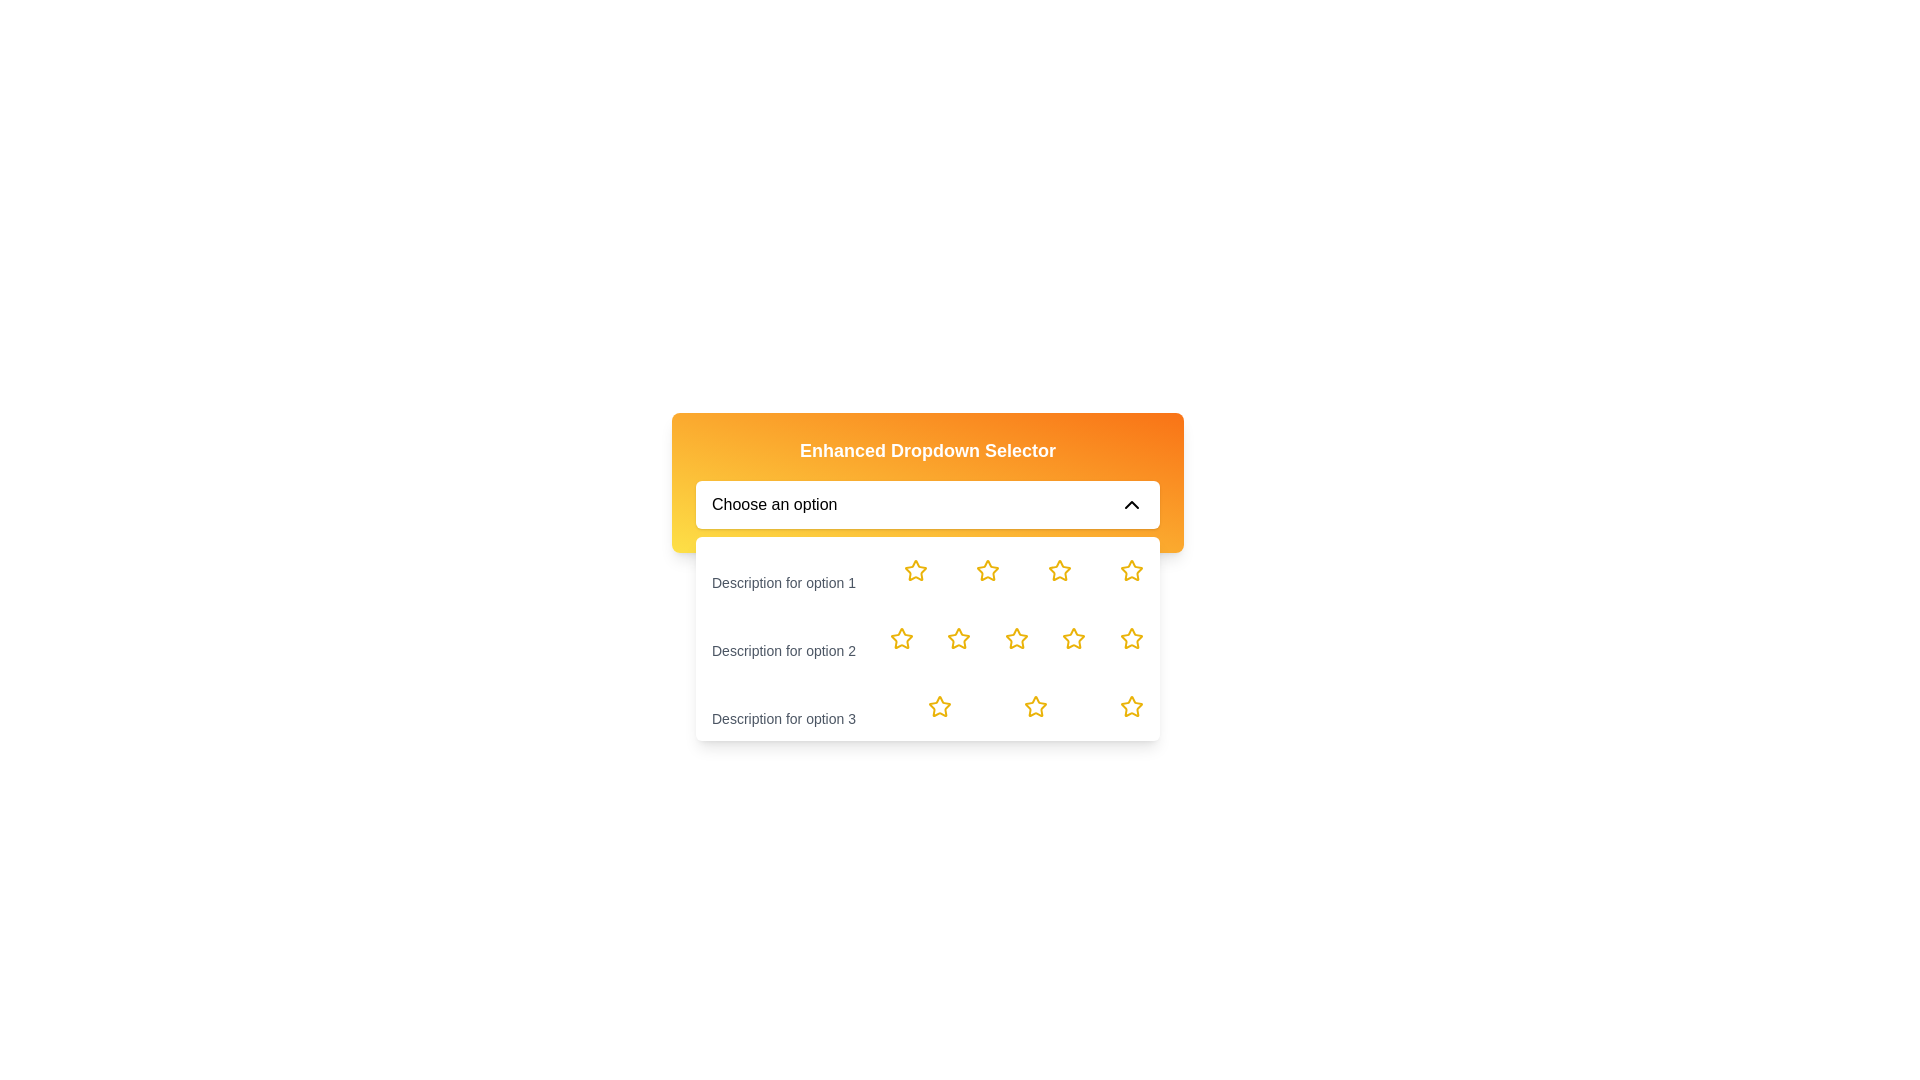 Image resolution: width=1920 pixels, height=1080 pixels. I want to click on the second option in the dropdown menu labeled 'Choose an option', which is visually styled with a white background and rounded corners, and displays multiple star icons for ratings, so click(926, 639).